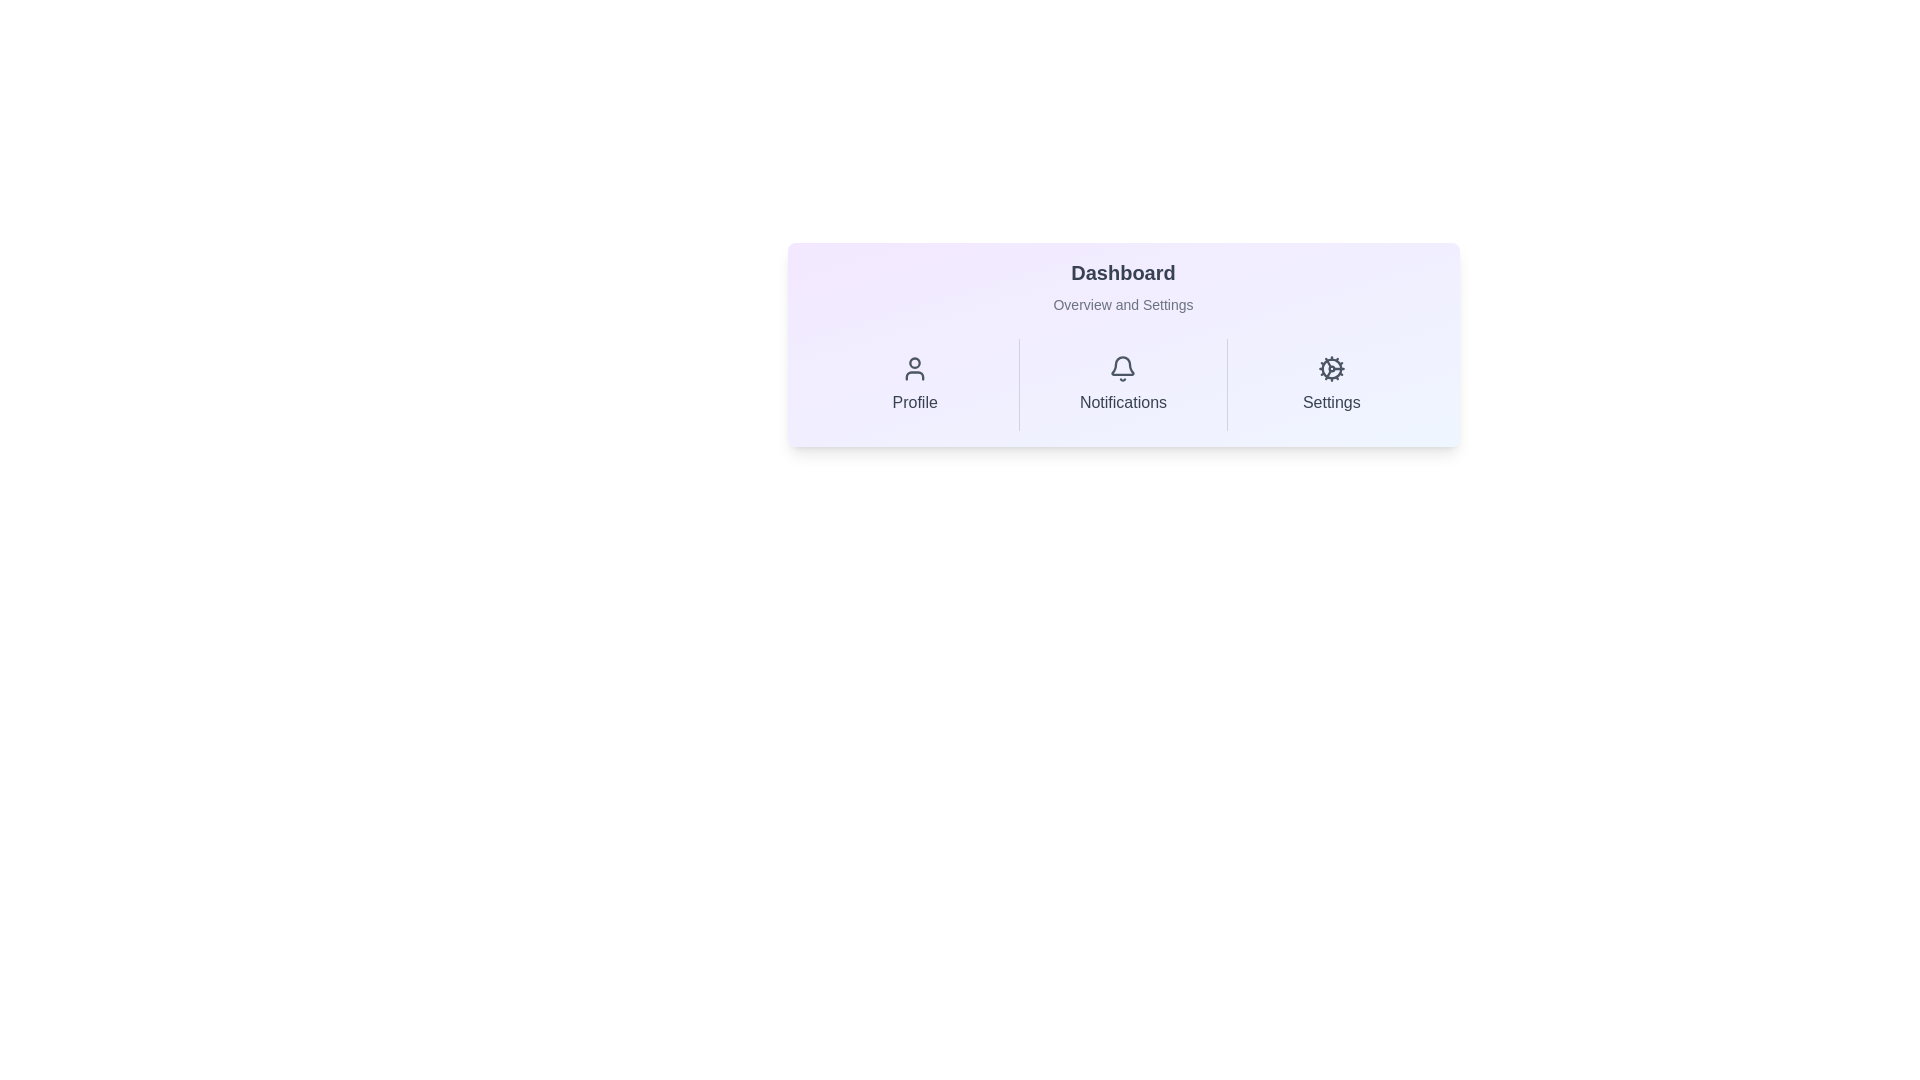 This screenshot has width=1920, height=1080. What do you see at coordinates (1123, 385) in the screenshot?
I see `the bell-shaped icon-button labeled 'Notifications'` at bounding box center [1123, 385].